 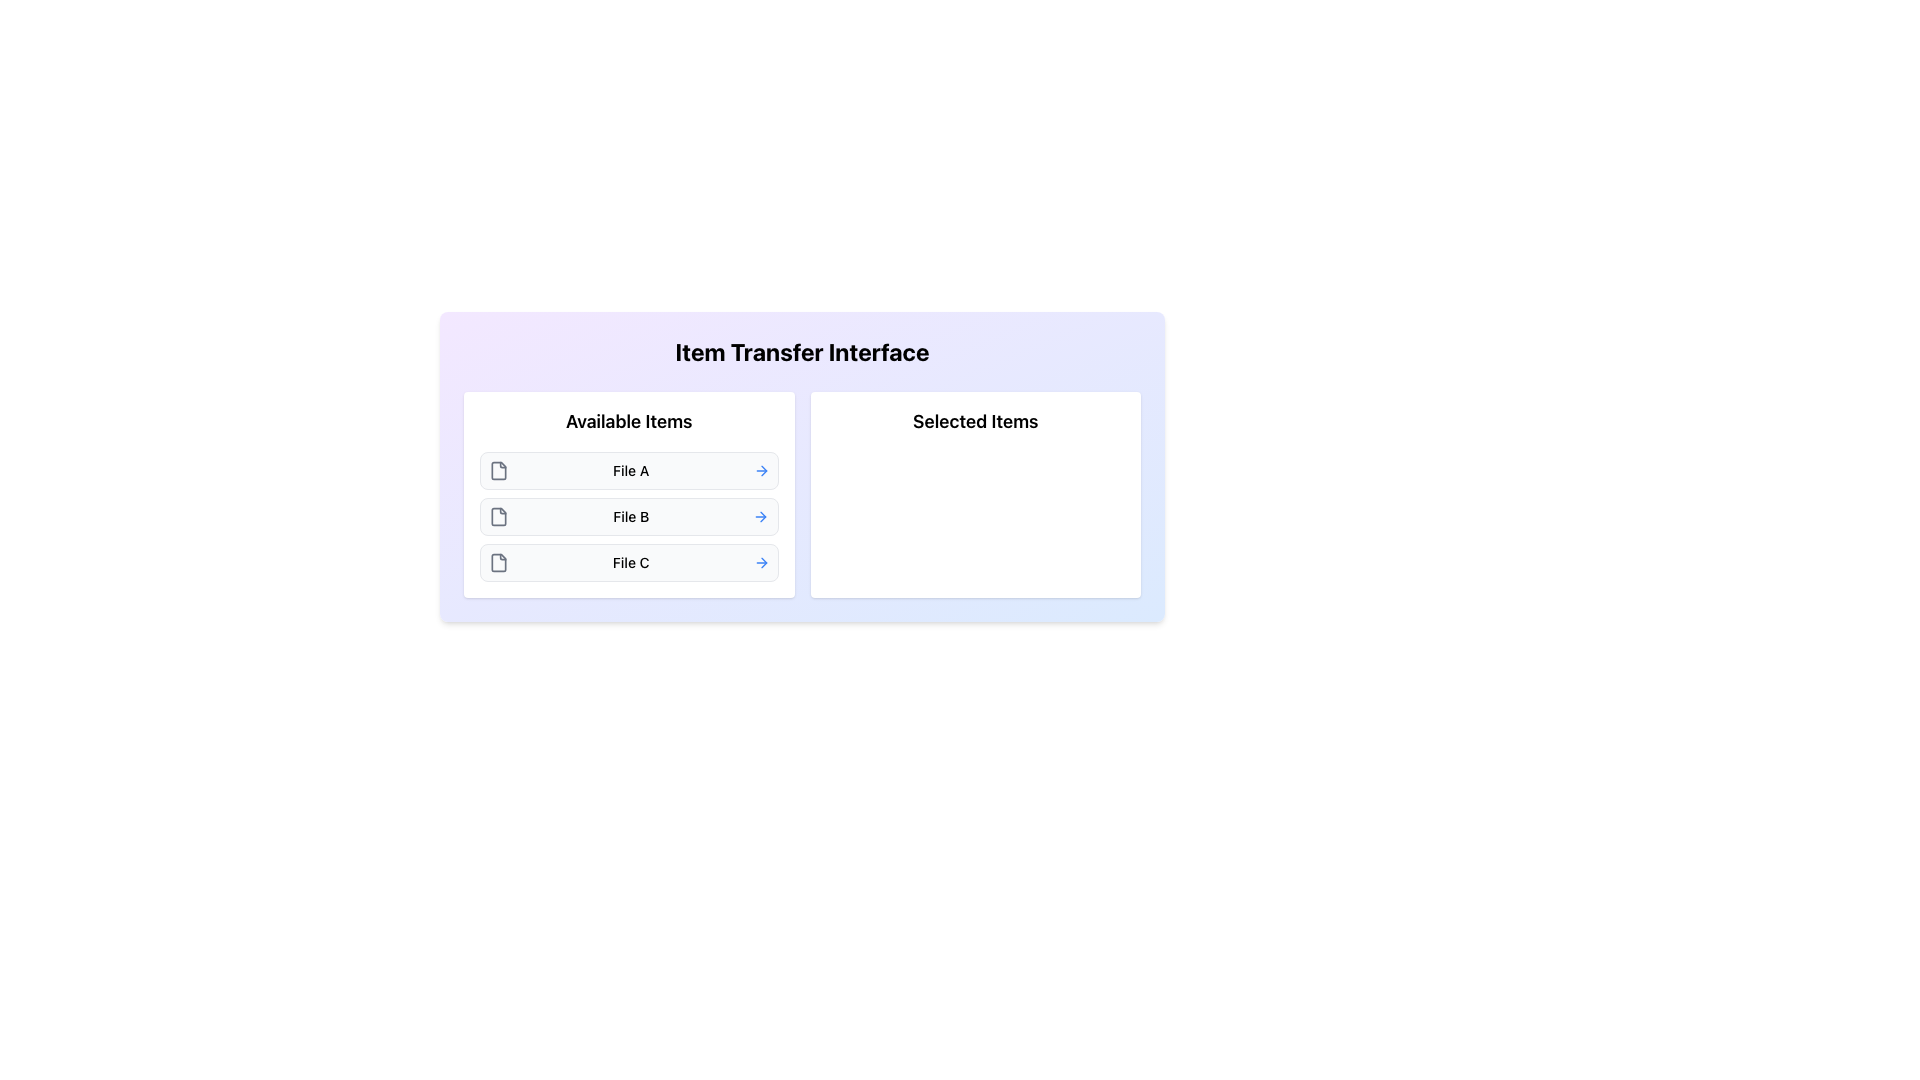 What do you see at coordinates (499, 470) in the screenshot?
I see `the file icon representing 'File A', which is the leftmost element in the first row of the 'Available Items' list` at bounding box center [499, 470].